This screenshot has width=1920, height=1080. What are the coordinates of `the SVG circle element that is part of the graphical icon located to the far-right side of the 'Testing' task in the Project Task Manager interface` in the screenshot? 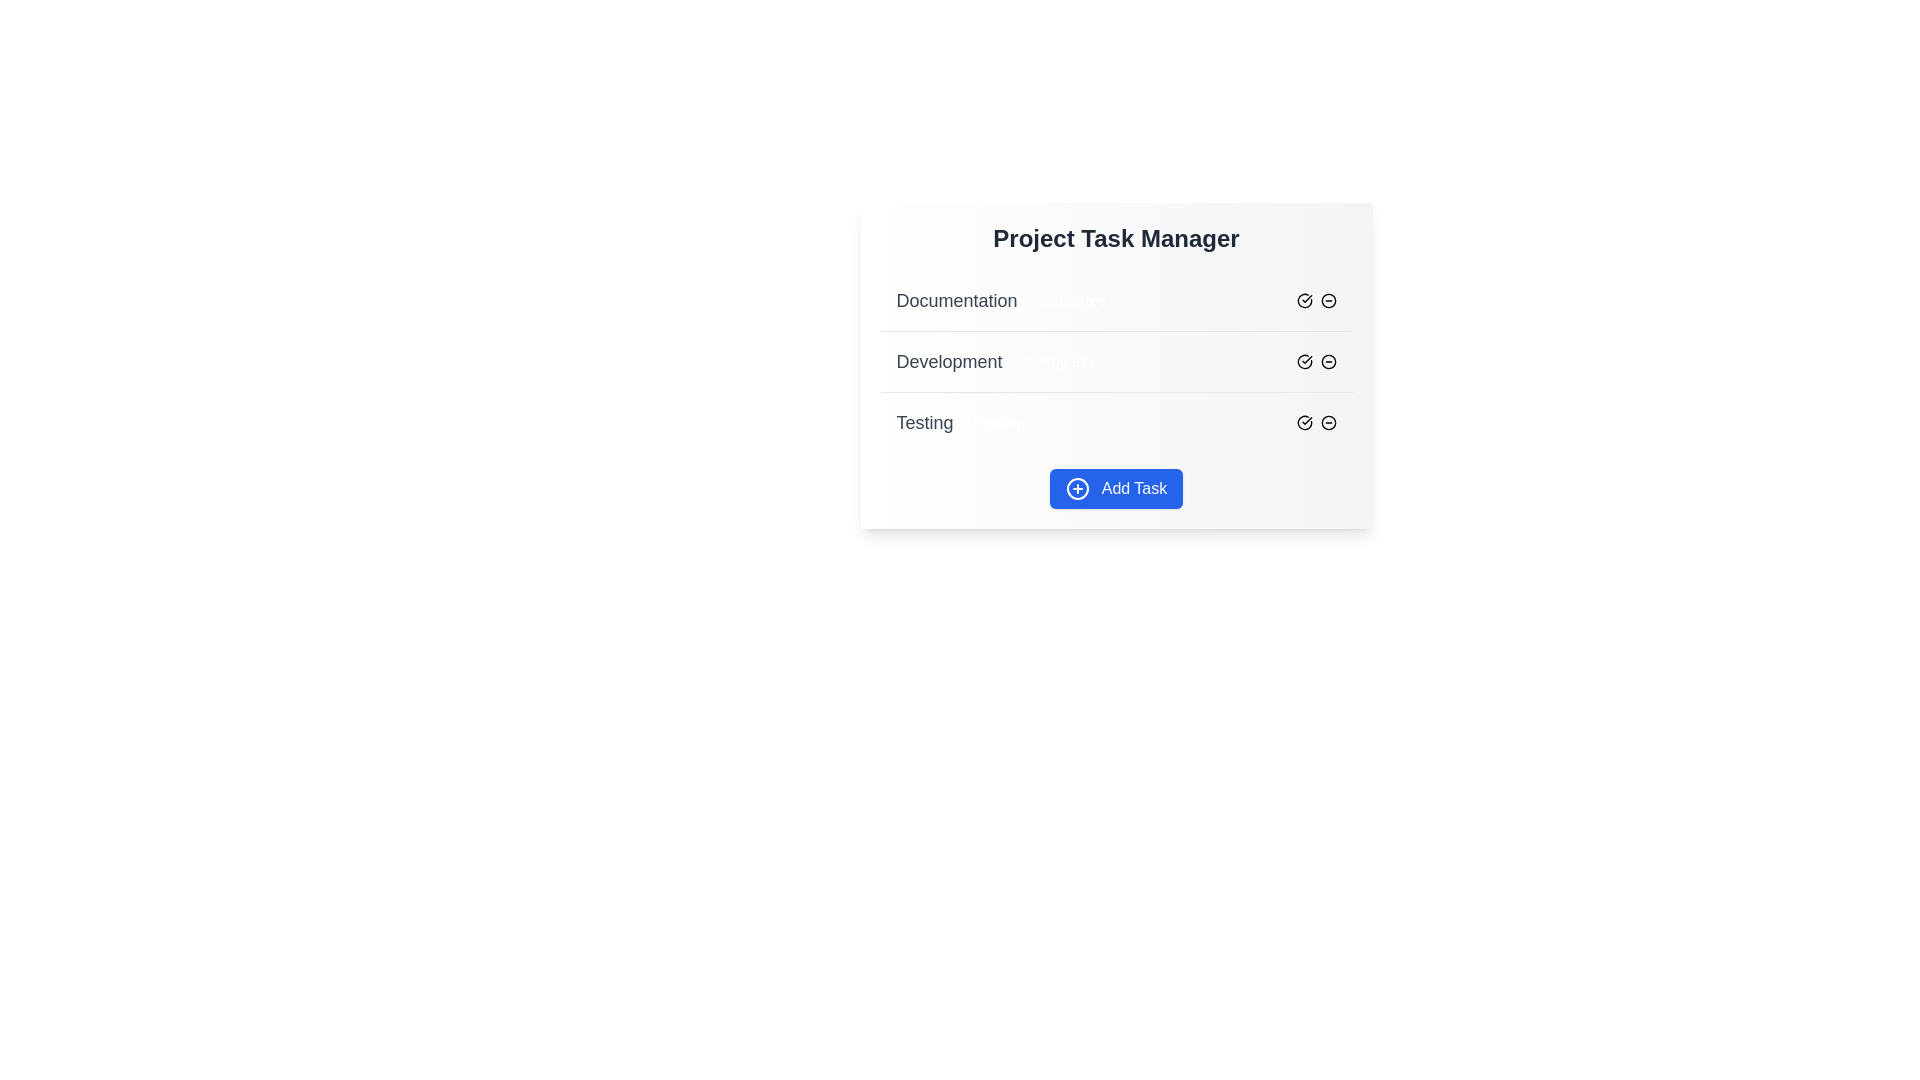 It's located at (1328, 422).